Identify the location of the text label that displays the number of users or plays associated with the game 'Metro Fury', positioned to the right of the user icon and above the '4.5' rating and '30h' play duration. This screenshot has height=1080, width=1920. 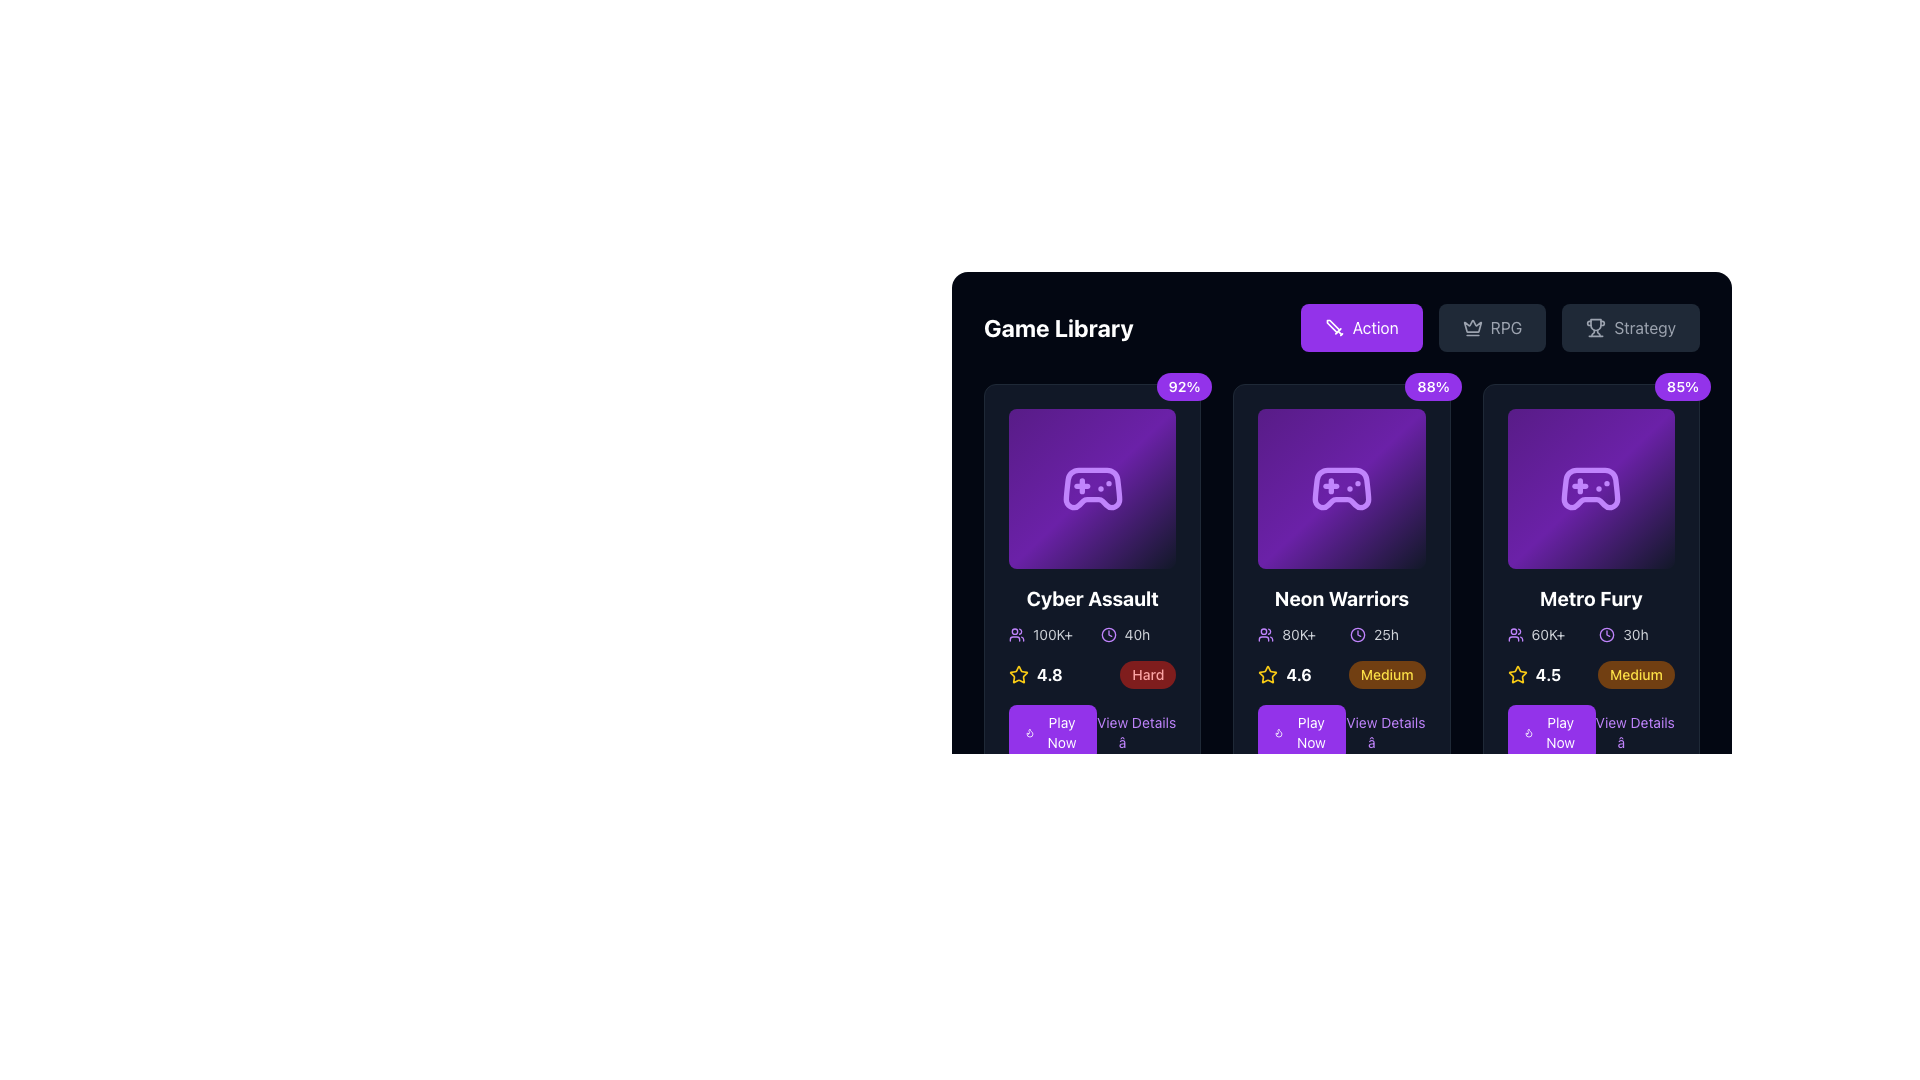
(1547, 635).